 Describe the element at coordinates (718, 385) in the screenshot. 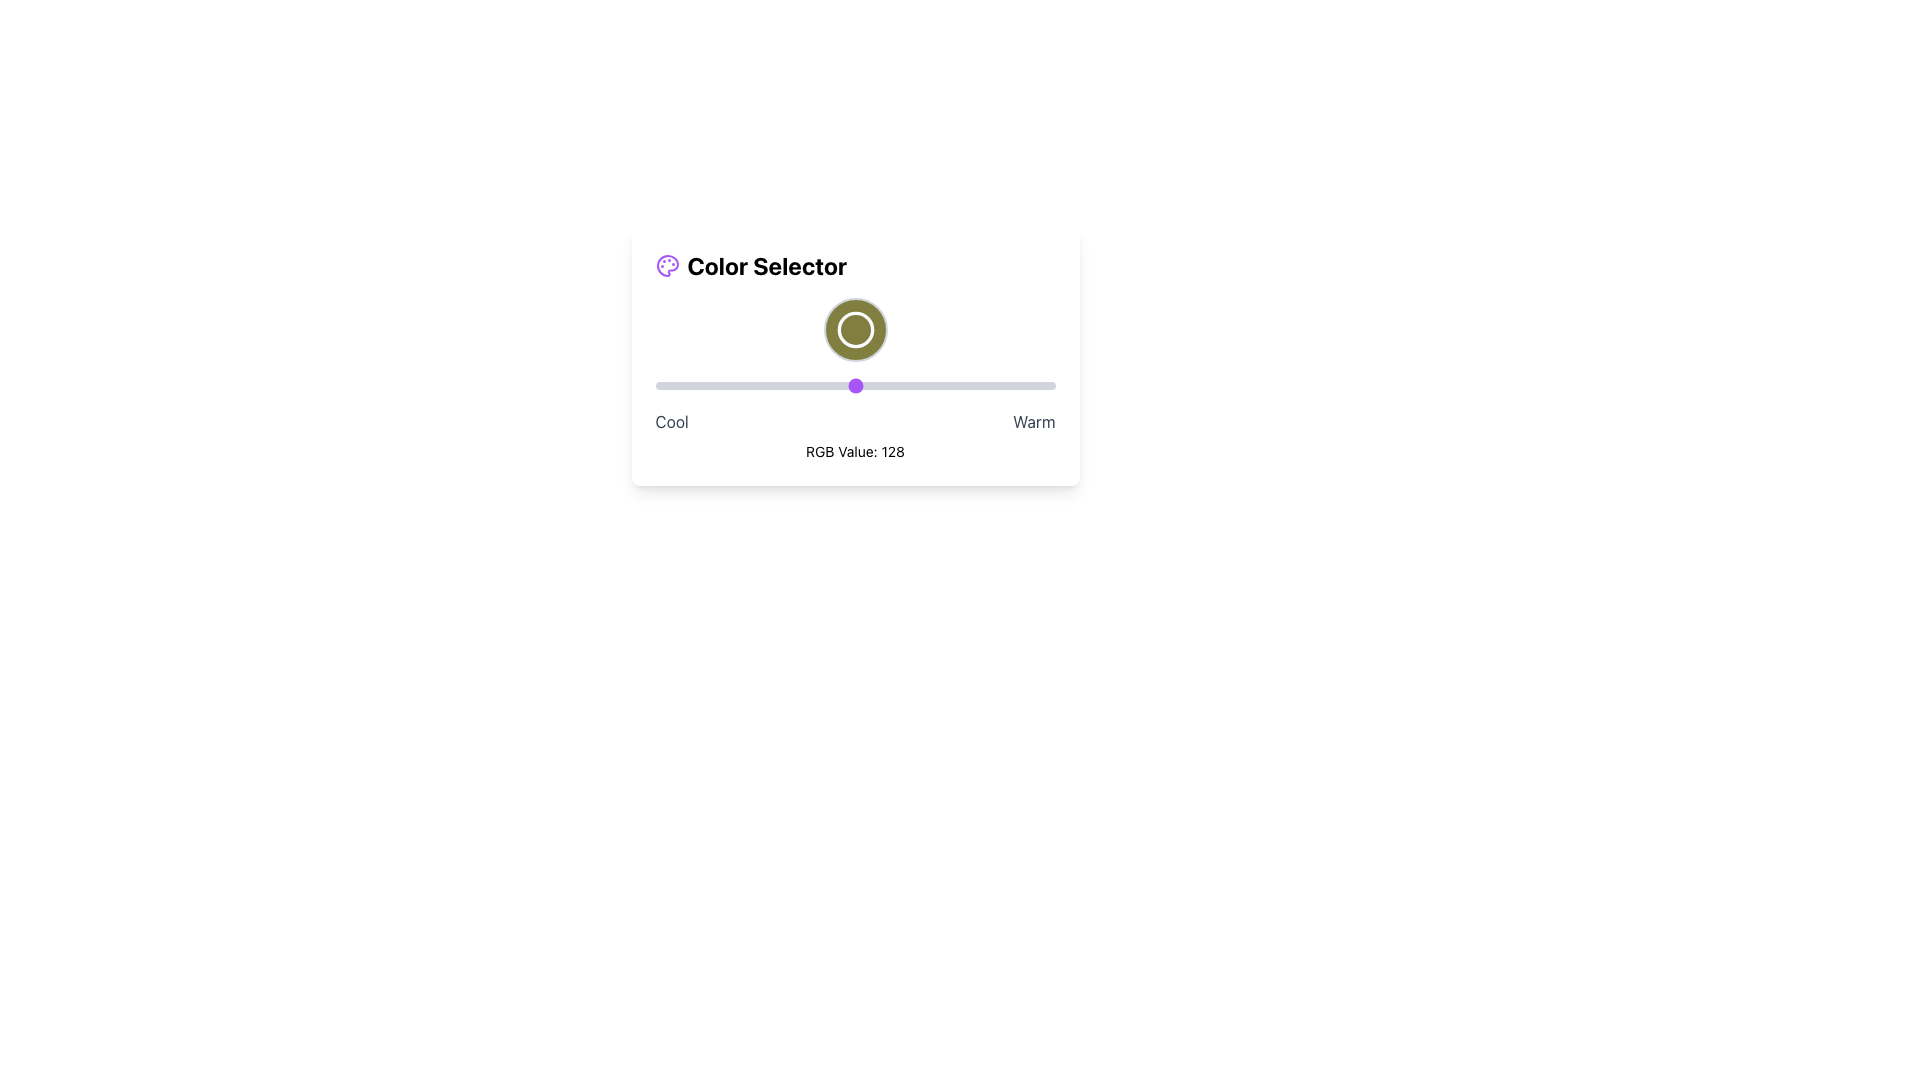

I see `the color selector` at that location.